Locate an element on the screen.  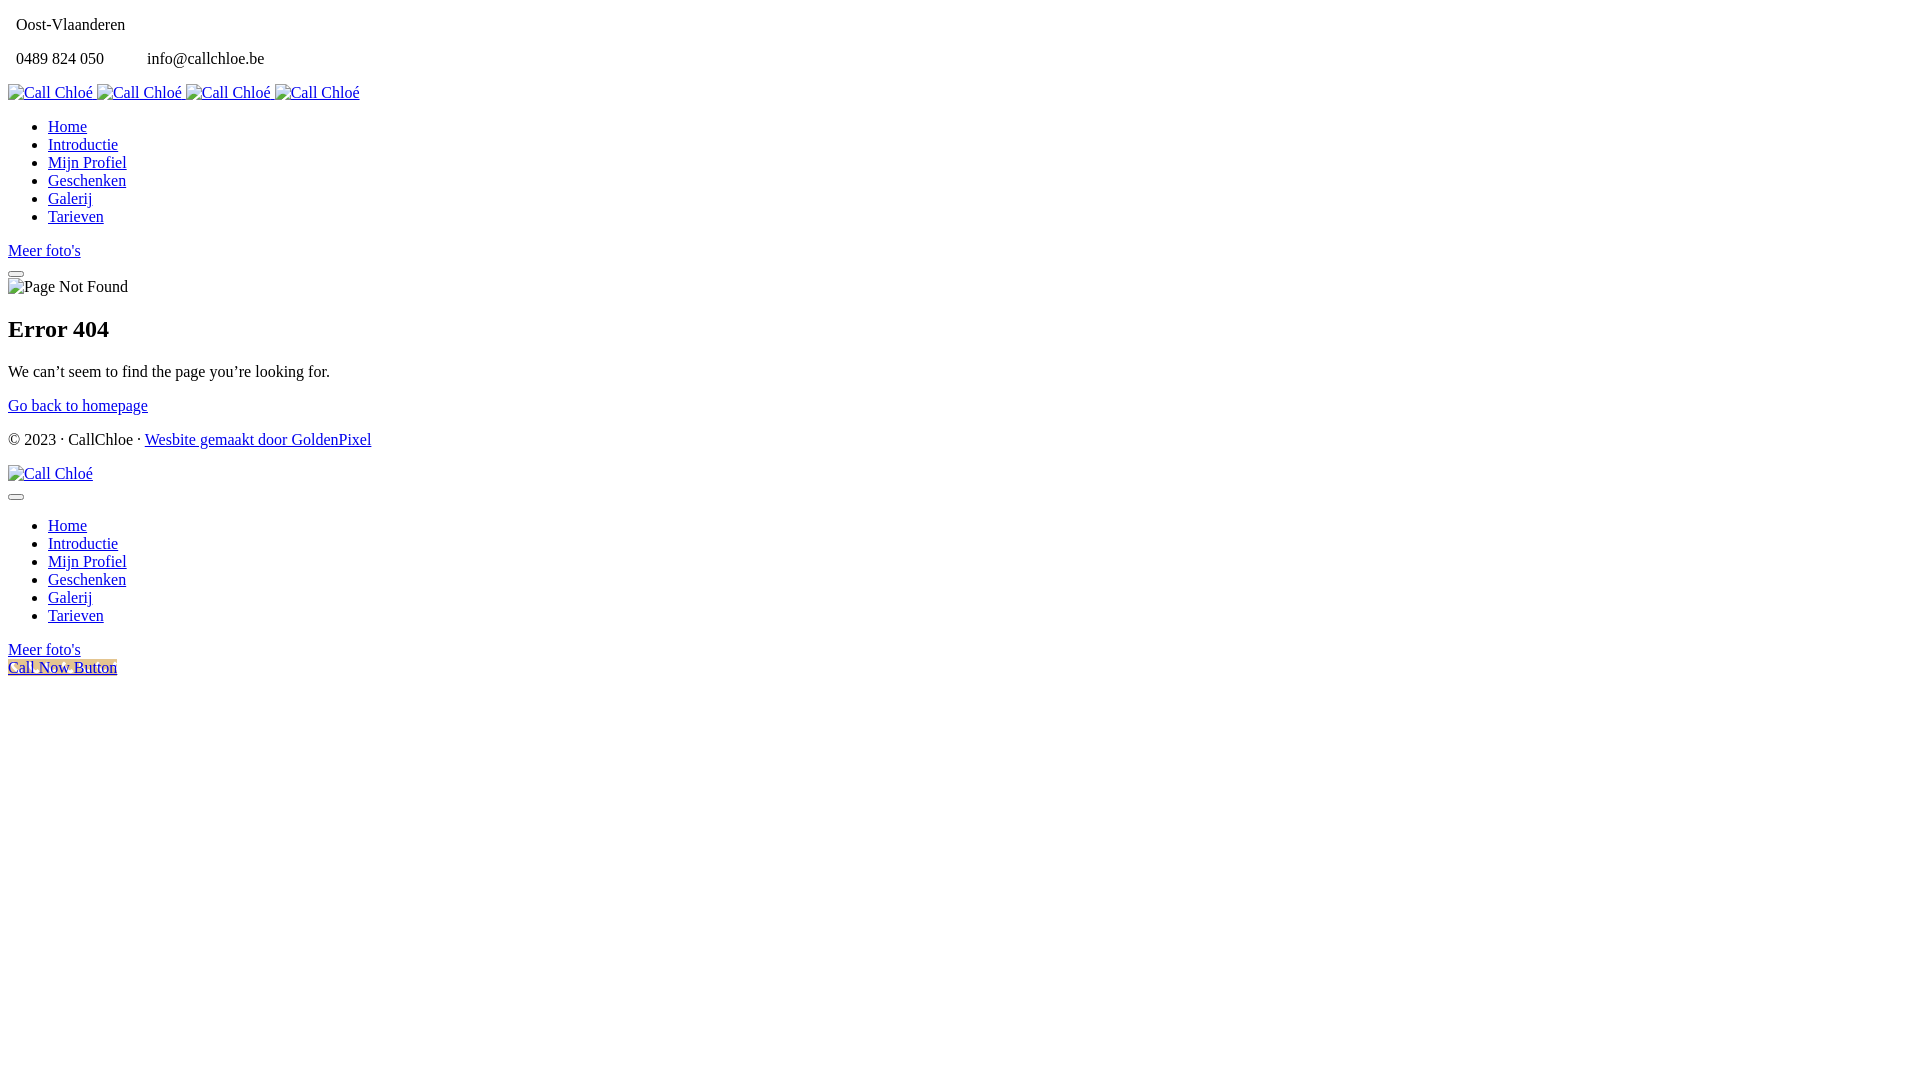
'Go back to homepage' is located at coordinates (77, 405).